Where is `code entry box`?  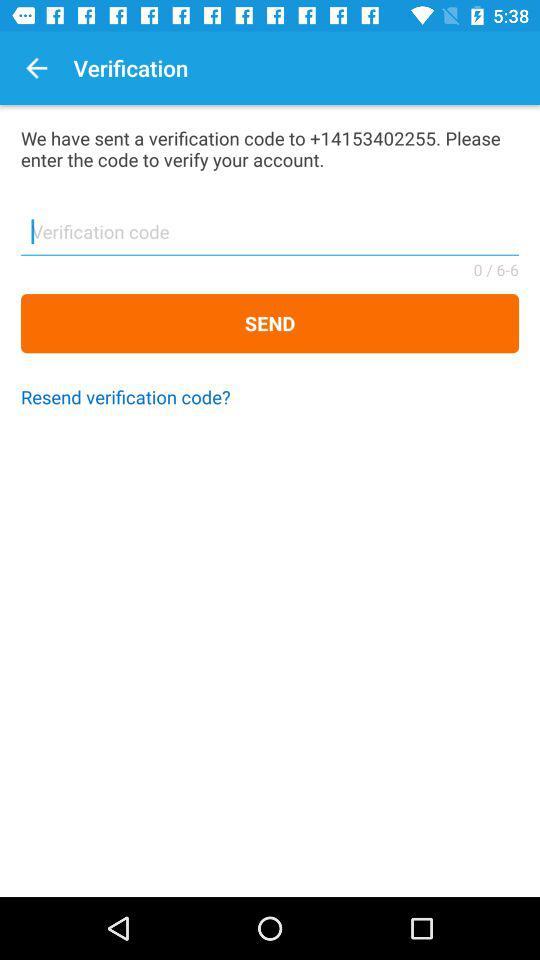
code entry box is located at coordinates (270, 238).